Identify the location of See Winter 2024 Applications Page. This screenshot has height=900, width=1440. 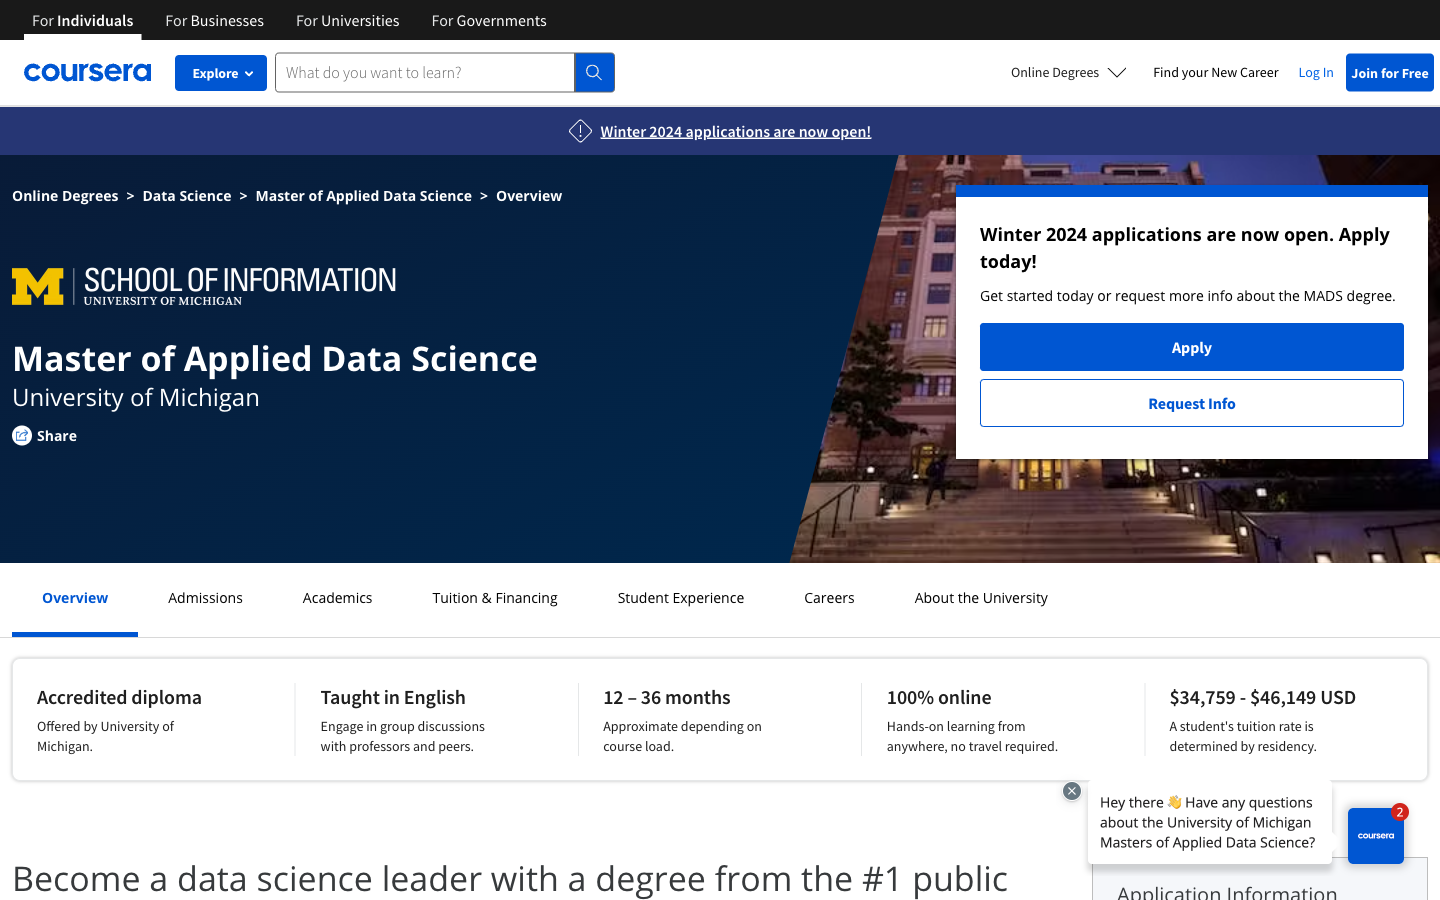
(734, 131).